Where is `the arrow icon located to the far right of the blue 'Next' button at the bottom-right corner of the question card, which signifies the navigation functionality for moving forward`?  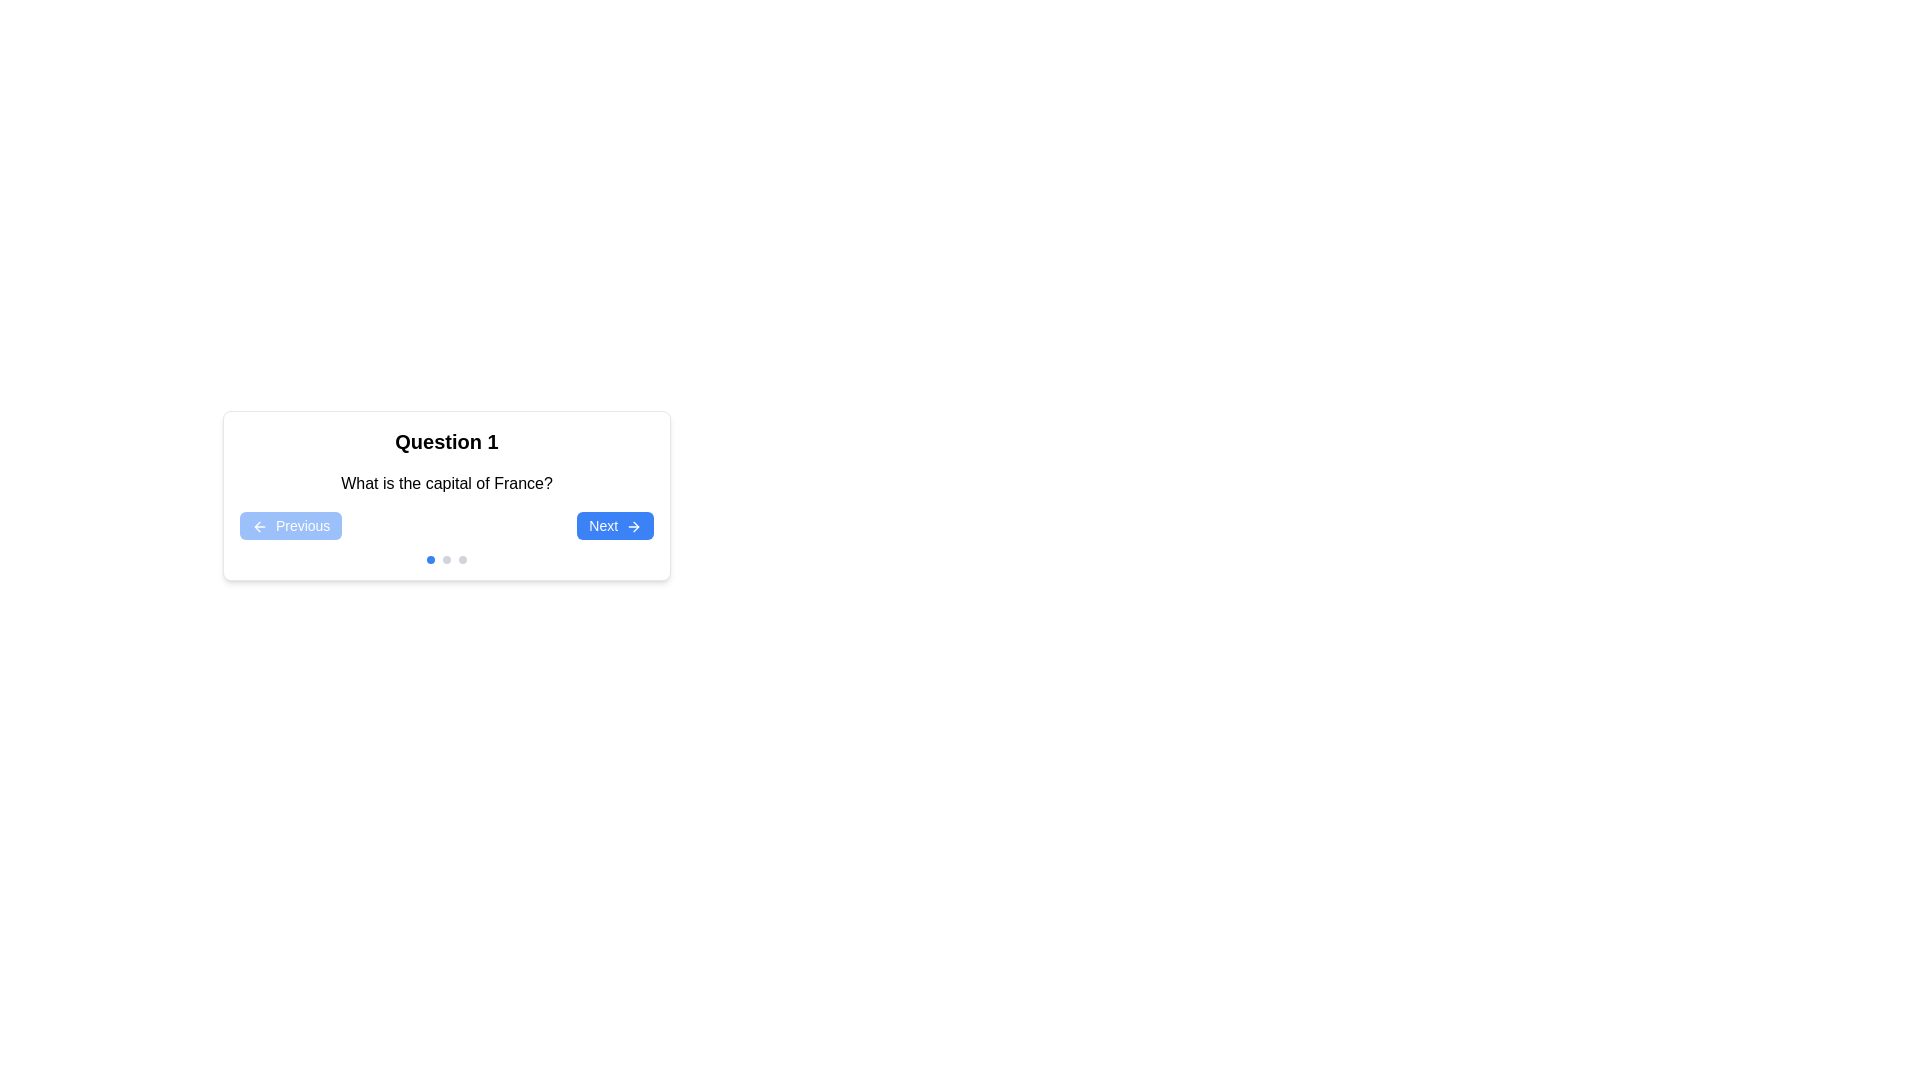 the arrow icon located to the far right of the blue 'Next' button at the bottom-right corner of the question card, which signifies the navigation functionality for moving forward is located at coordinates (632, 526).